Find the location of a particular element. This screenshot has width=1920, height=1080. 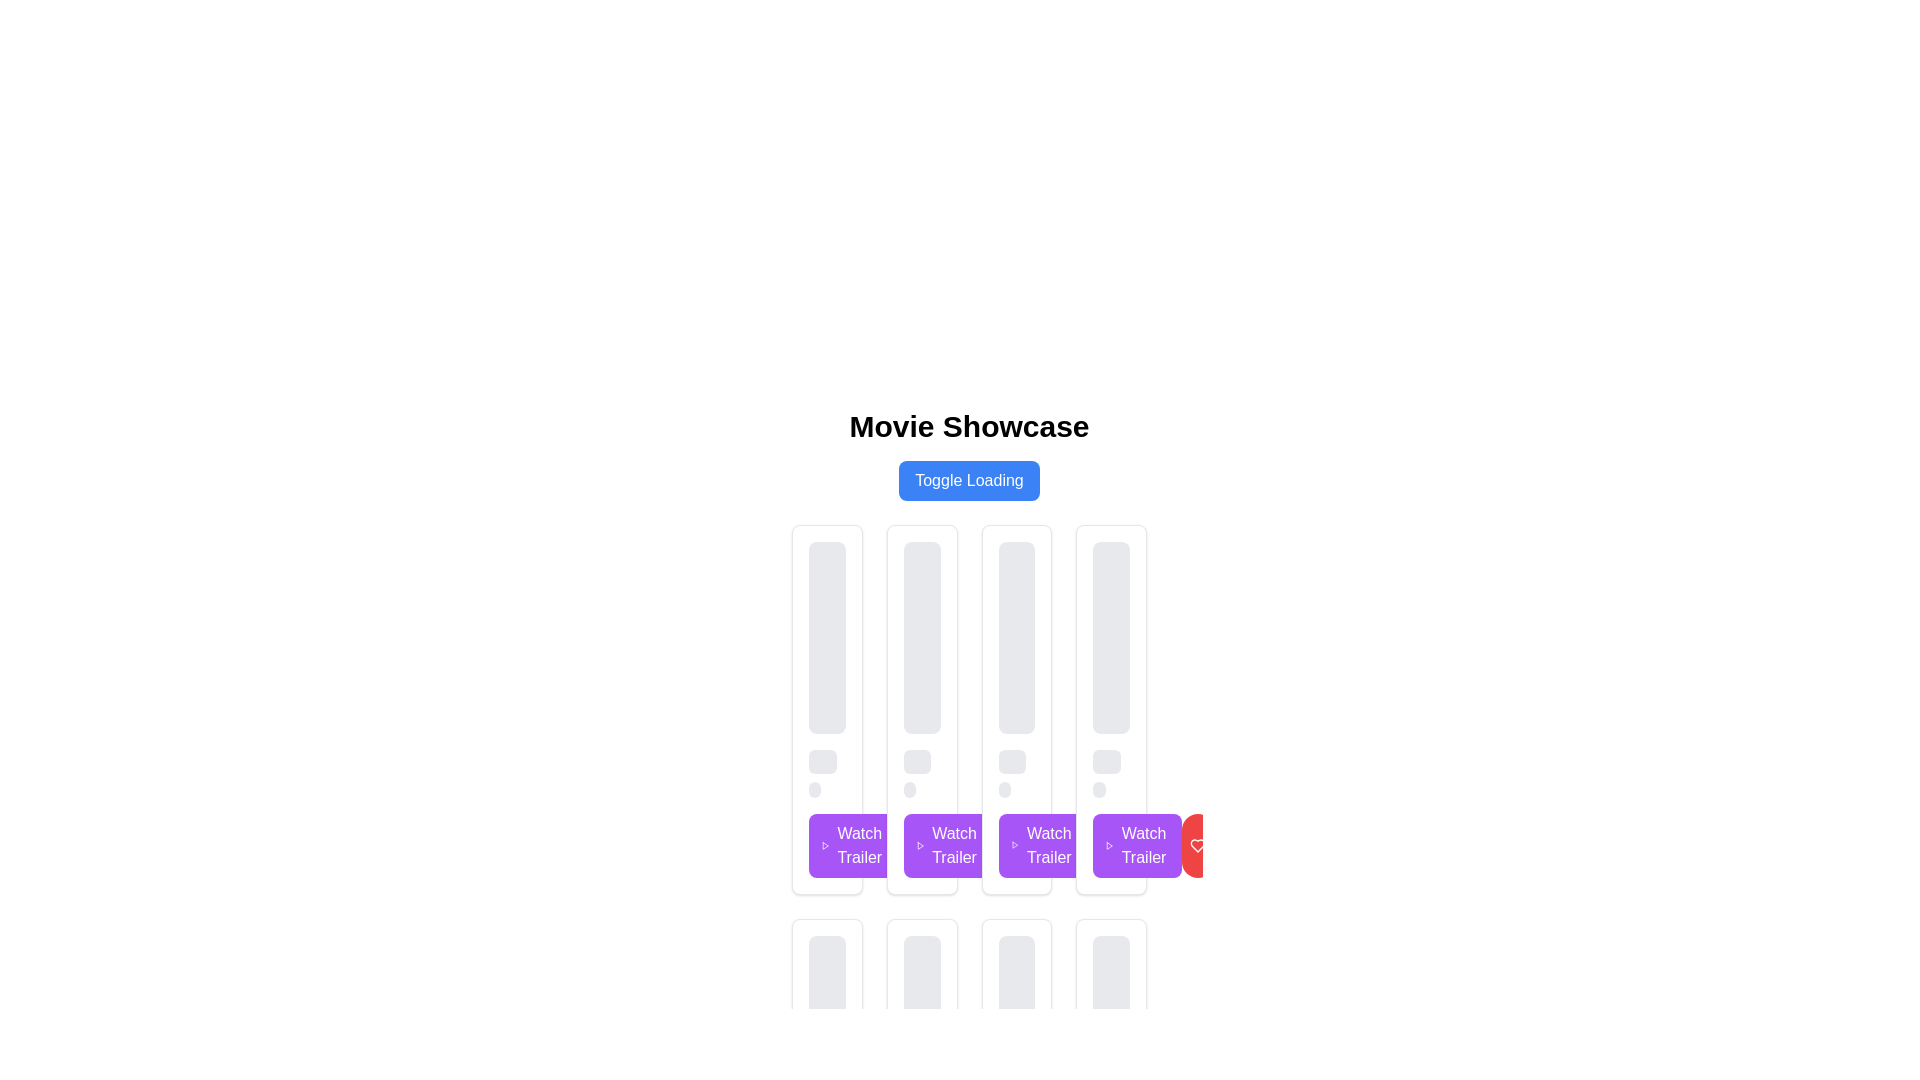

the blue 'Toggle Loading' button located in the 'Movie Showcase' section, which is styled with rounded corners and has a hover effect is located at coordinates (969, 455).